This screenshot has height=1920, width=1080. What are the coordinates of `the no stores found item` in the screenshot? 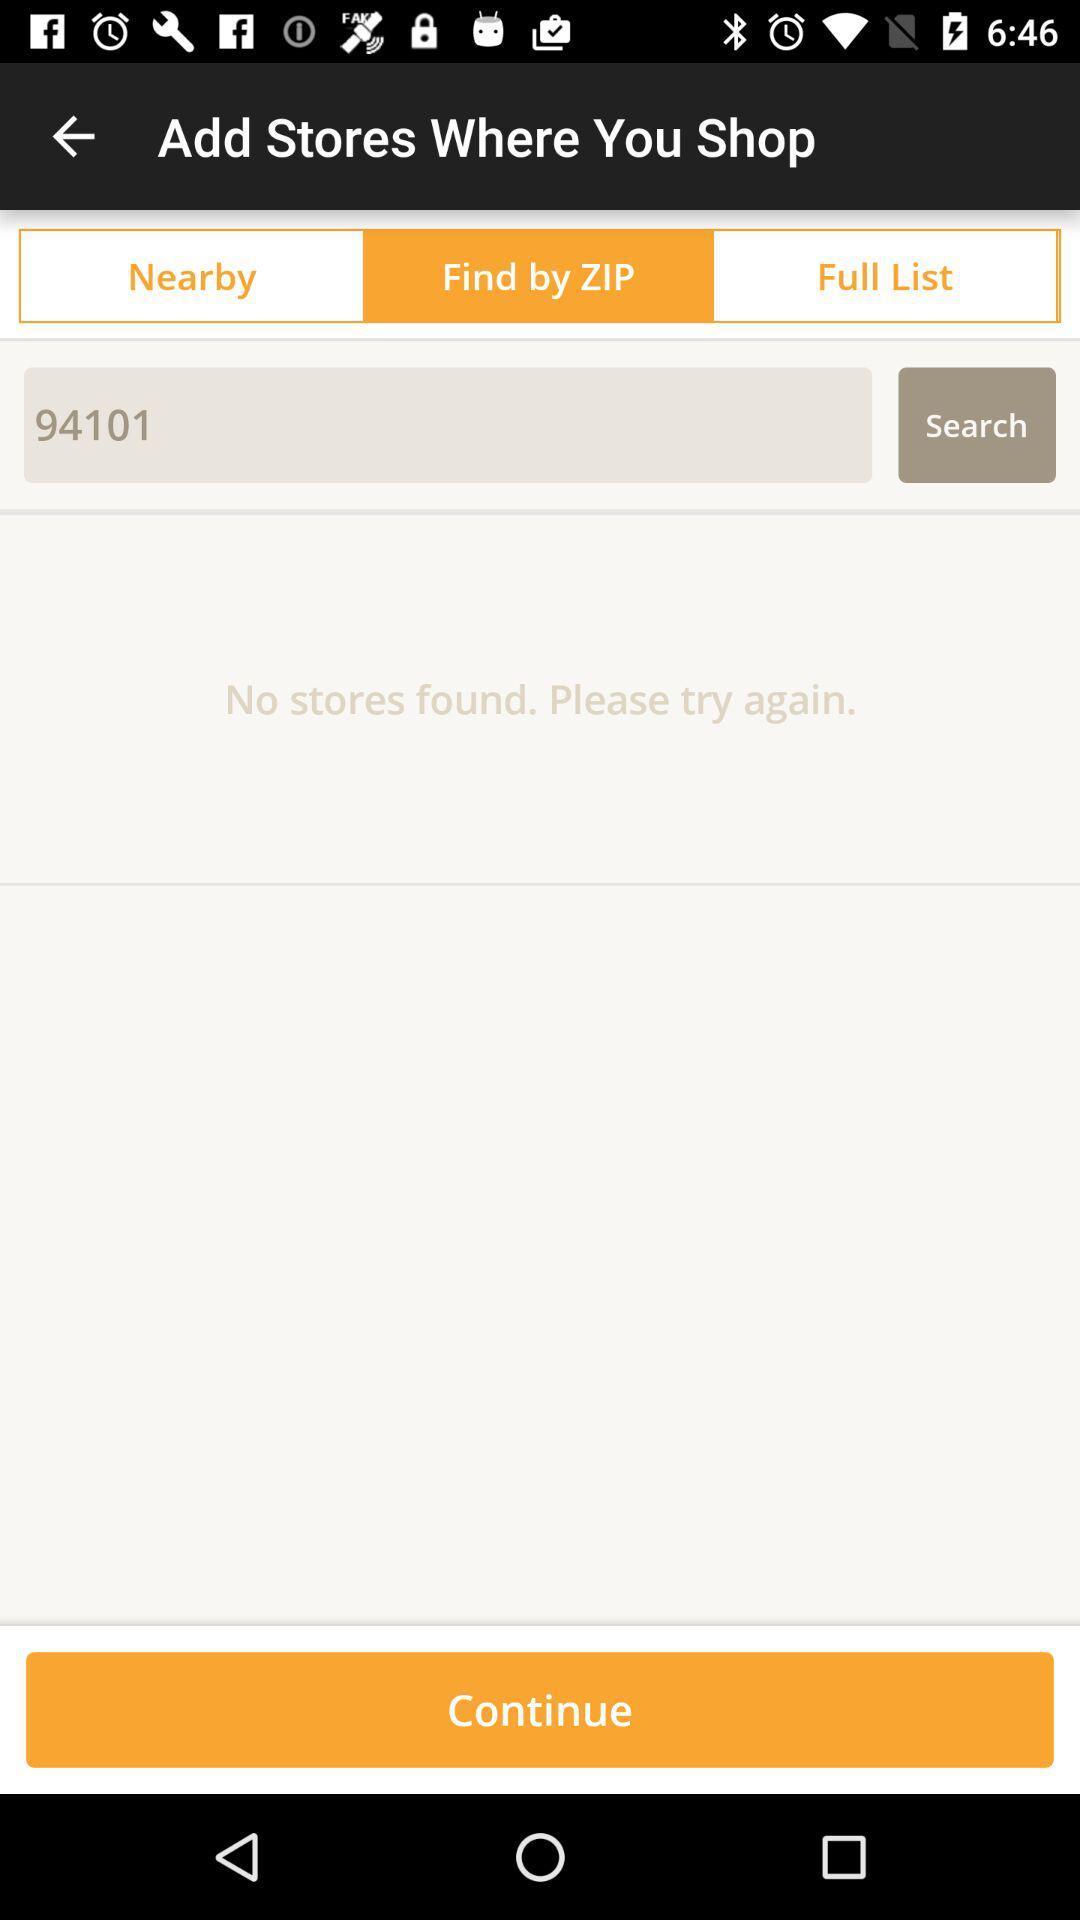 It's located at (540, 698).